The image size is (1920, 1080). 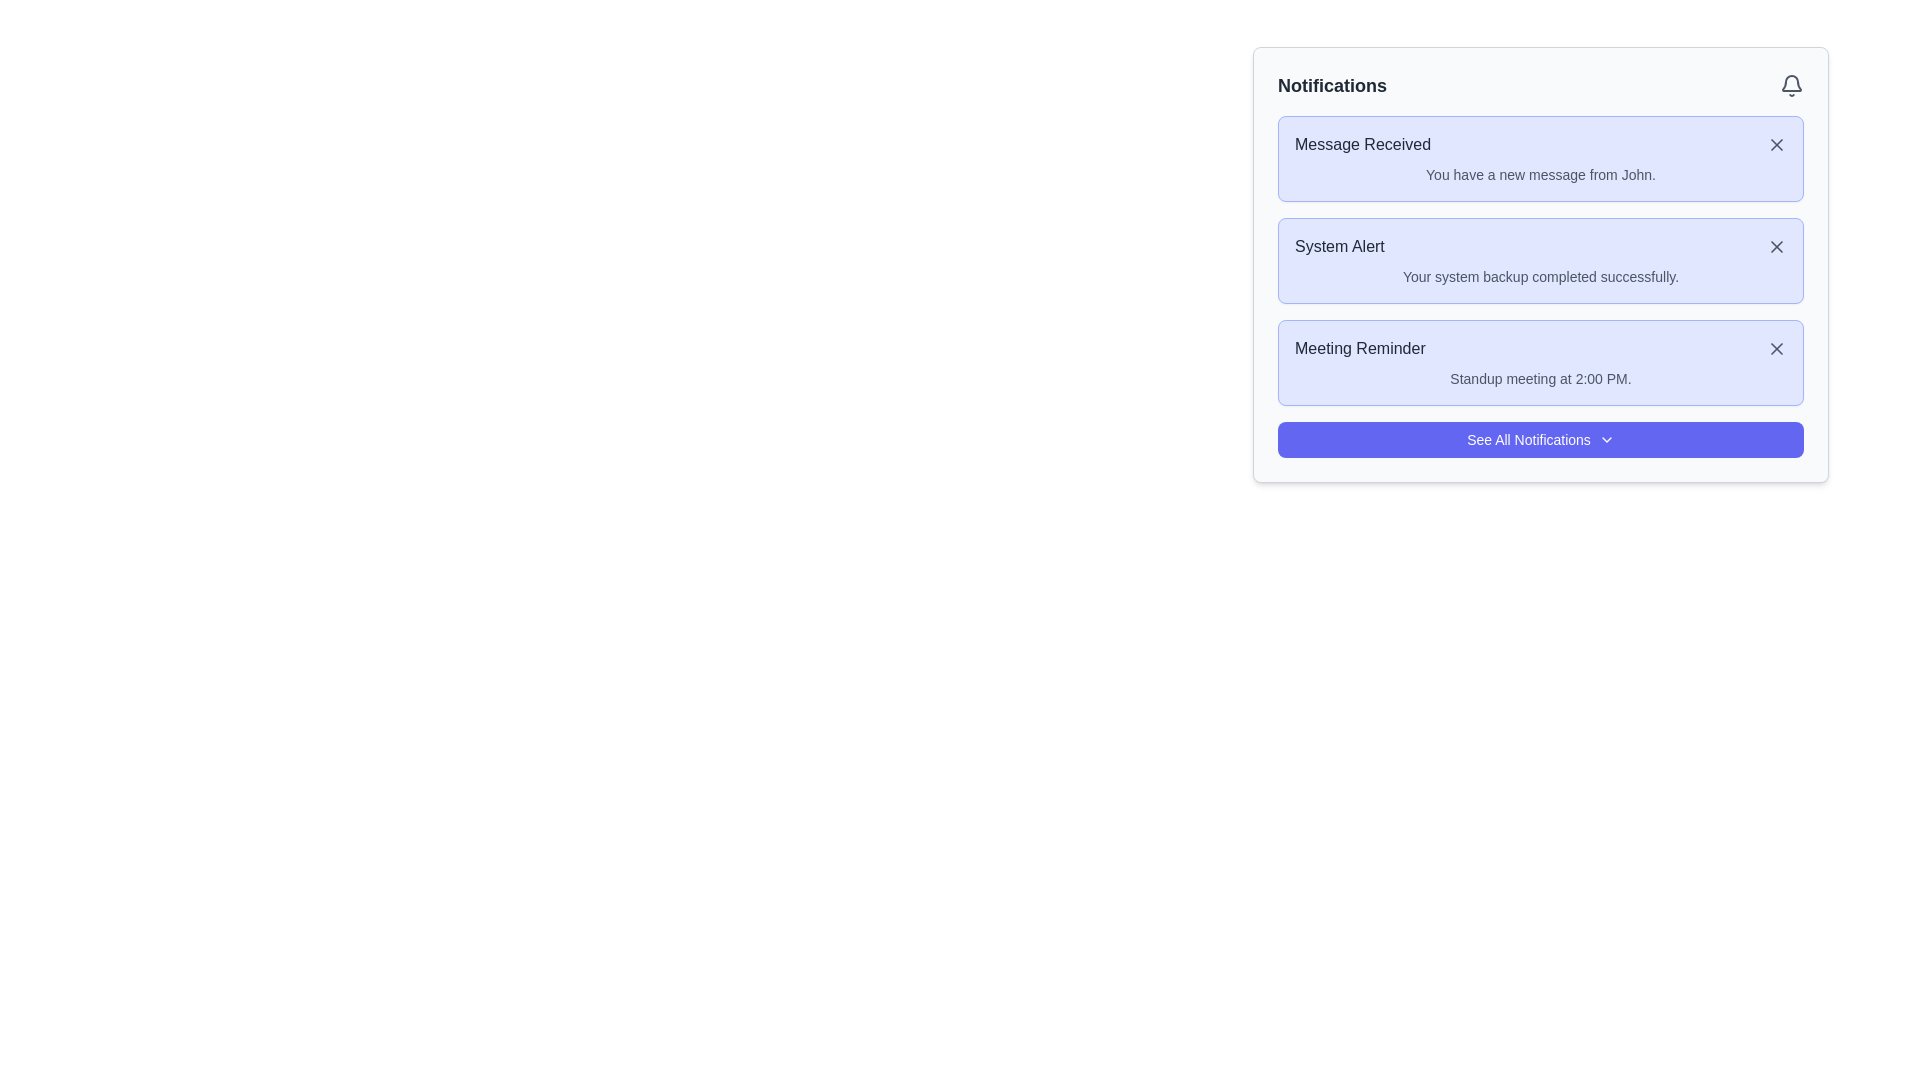 I want to click on the close button icon, which is a small gray slanted cross located at the top-right corner of the 'System Alert' notification in the notifications panel, so click(x=1776, y=245).